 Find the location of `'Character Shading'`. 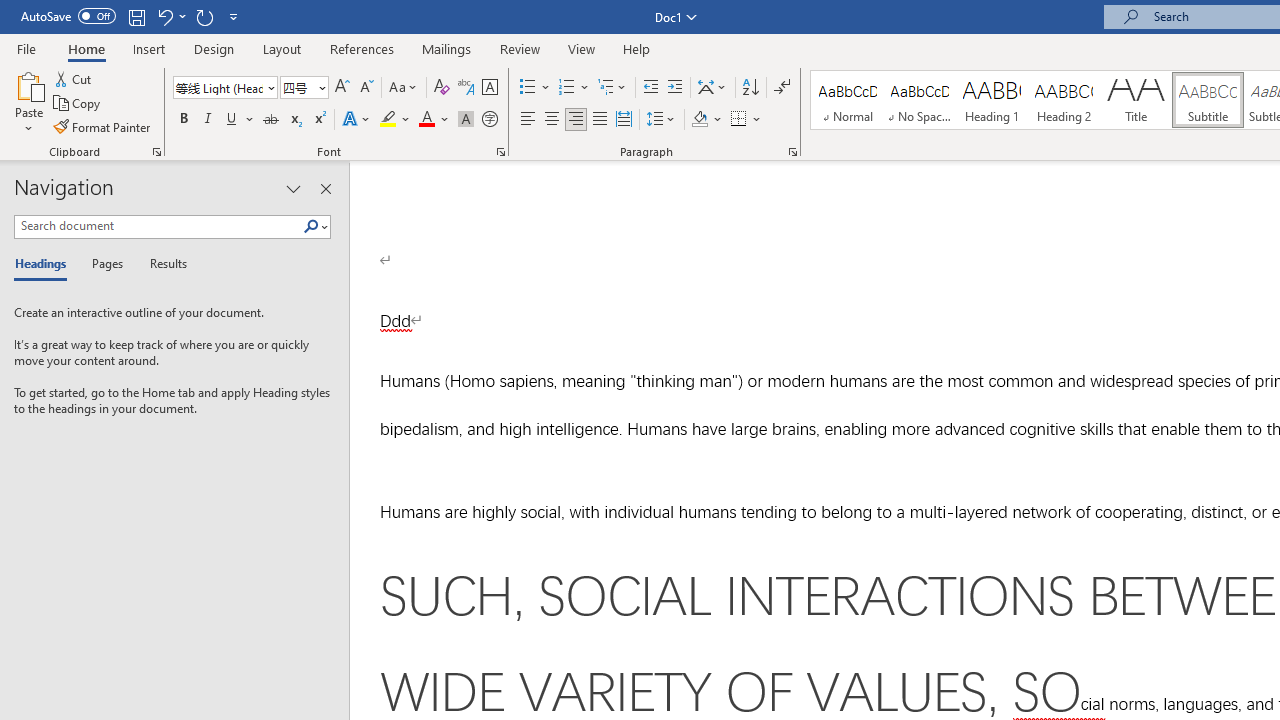

'Character Shading' is located at coordinates (464, 119).